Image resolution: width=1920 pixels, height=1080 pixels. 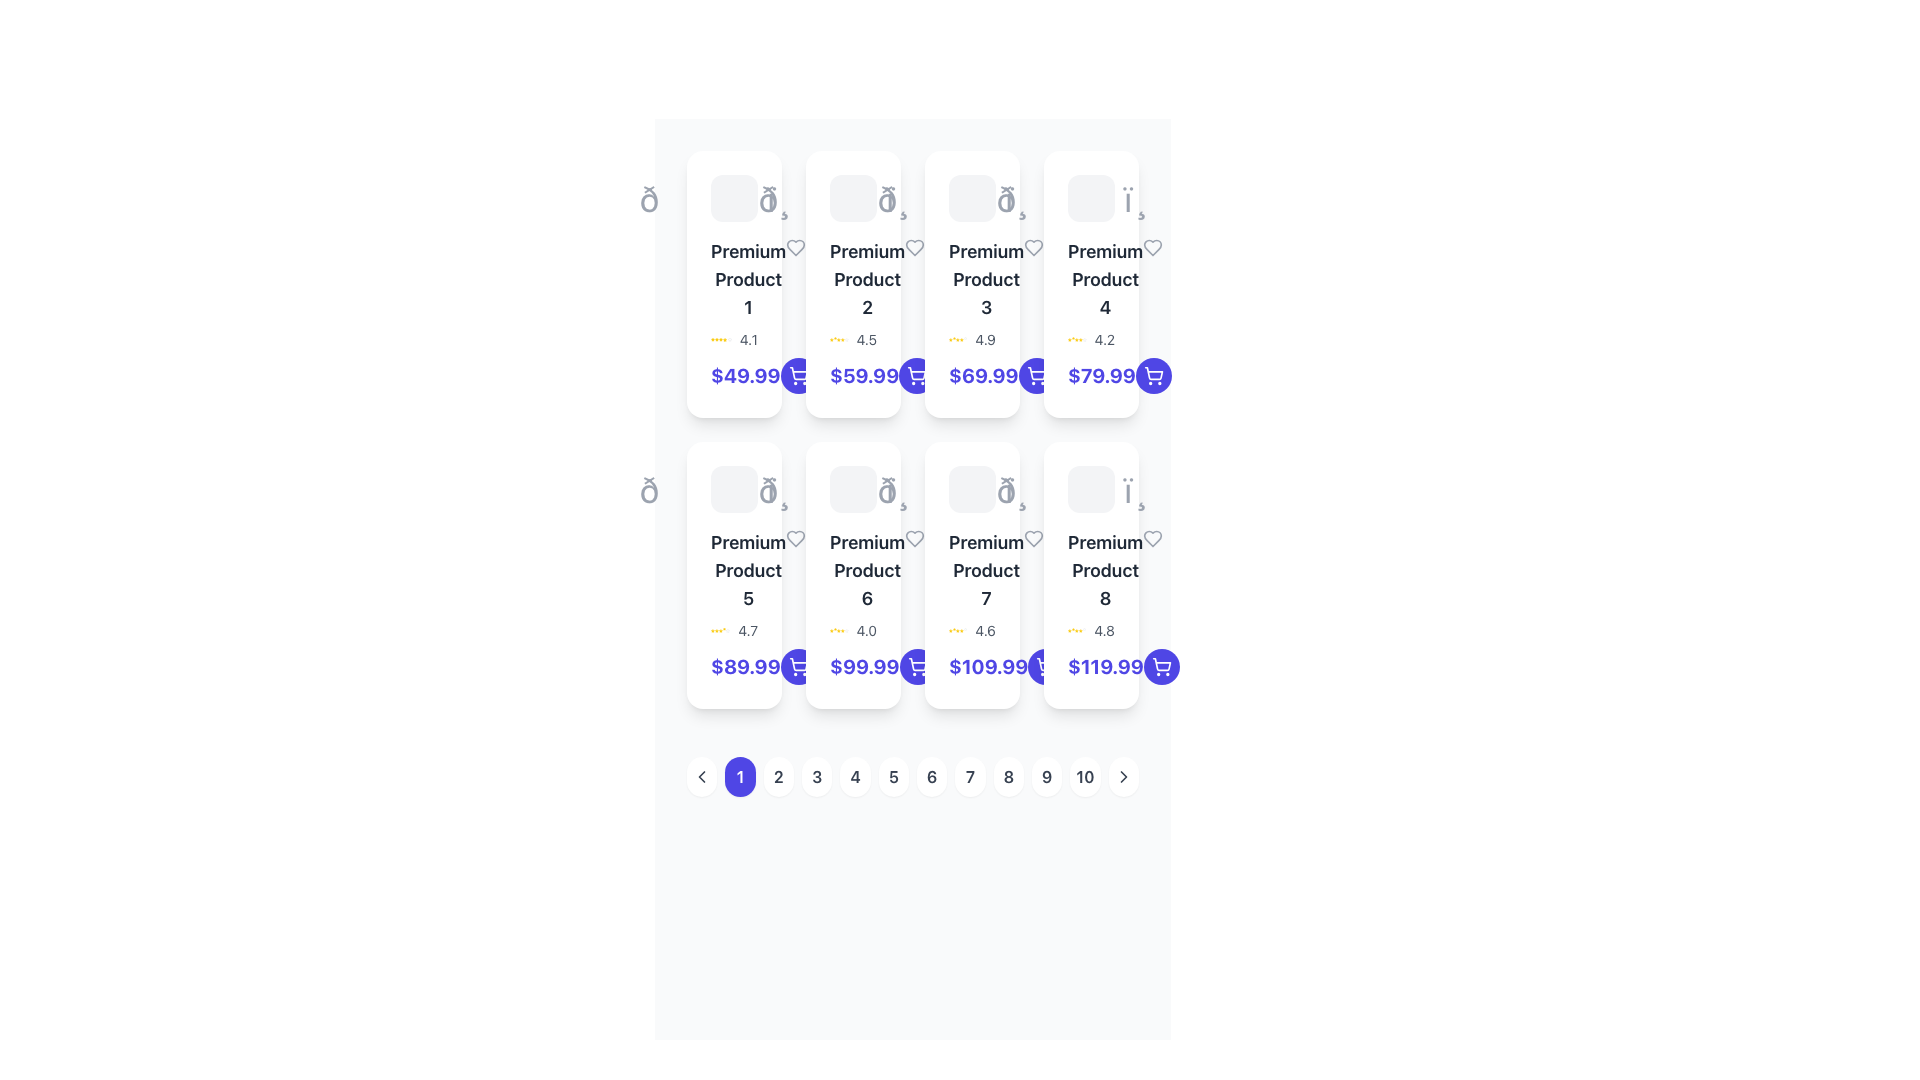 I want to click on the second star icon in the rating visualization below 'Premium Product 5' in the product grid, so click(x=716, y=631).